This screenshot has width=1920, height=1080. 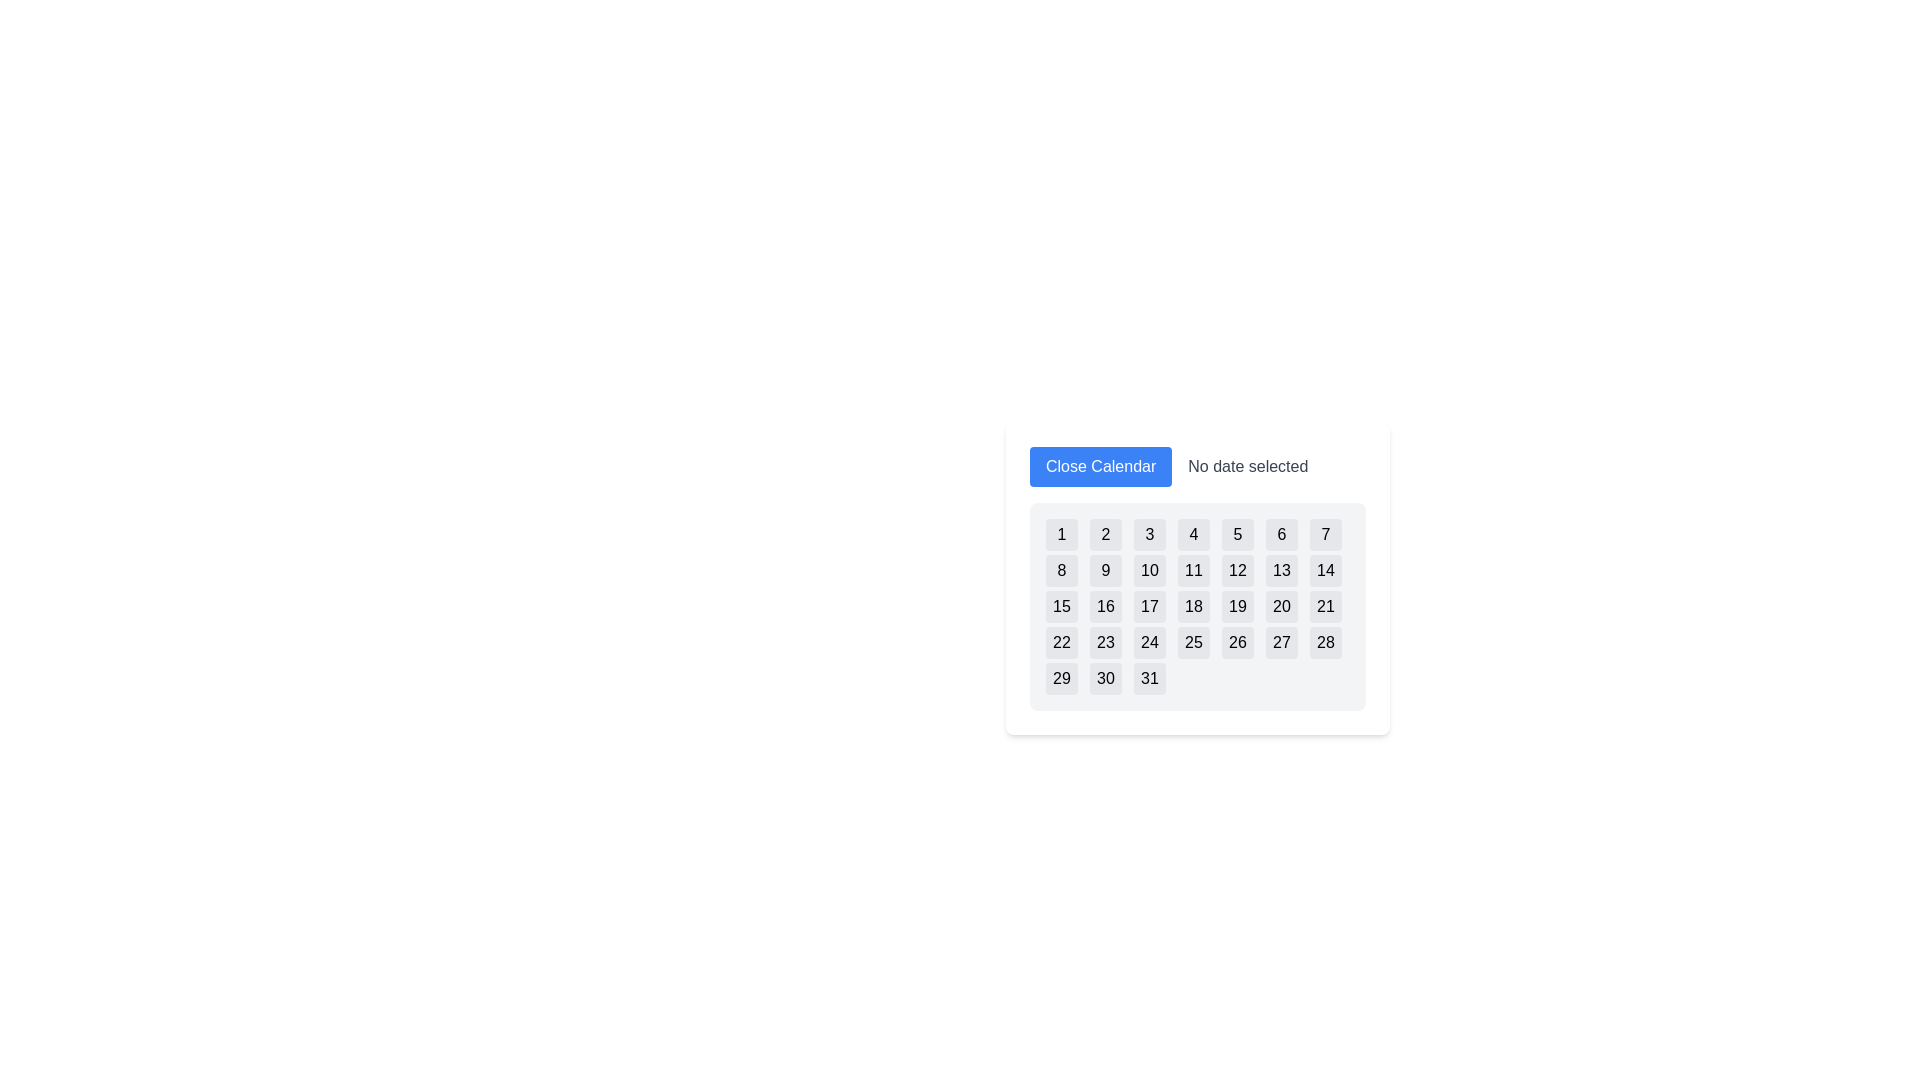 I want to click on the square button with rounded corners and the text '18', so click(x=1194, y=605).